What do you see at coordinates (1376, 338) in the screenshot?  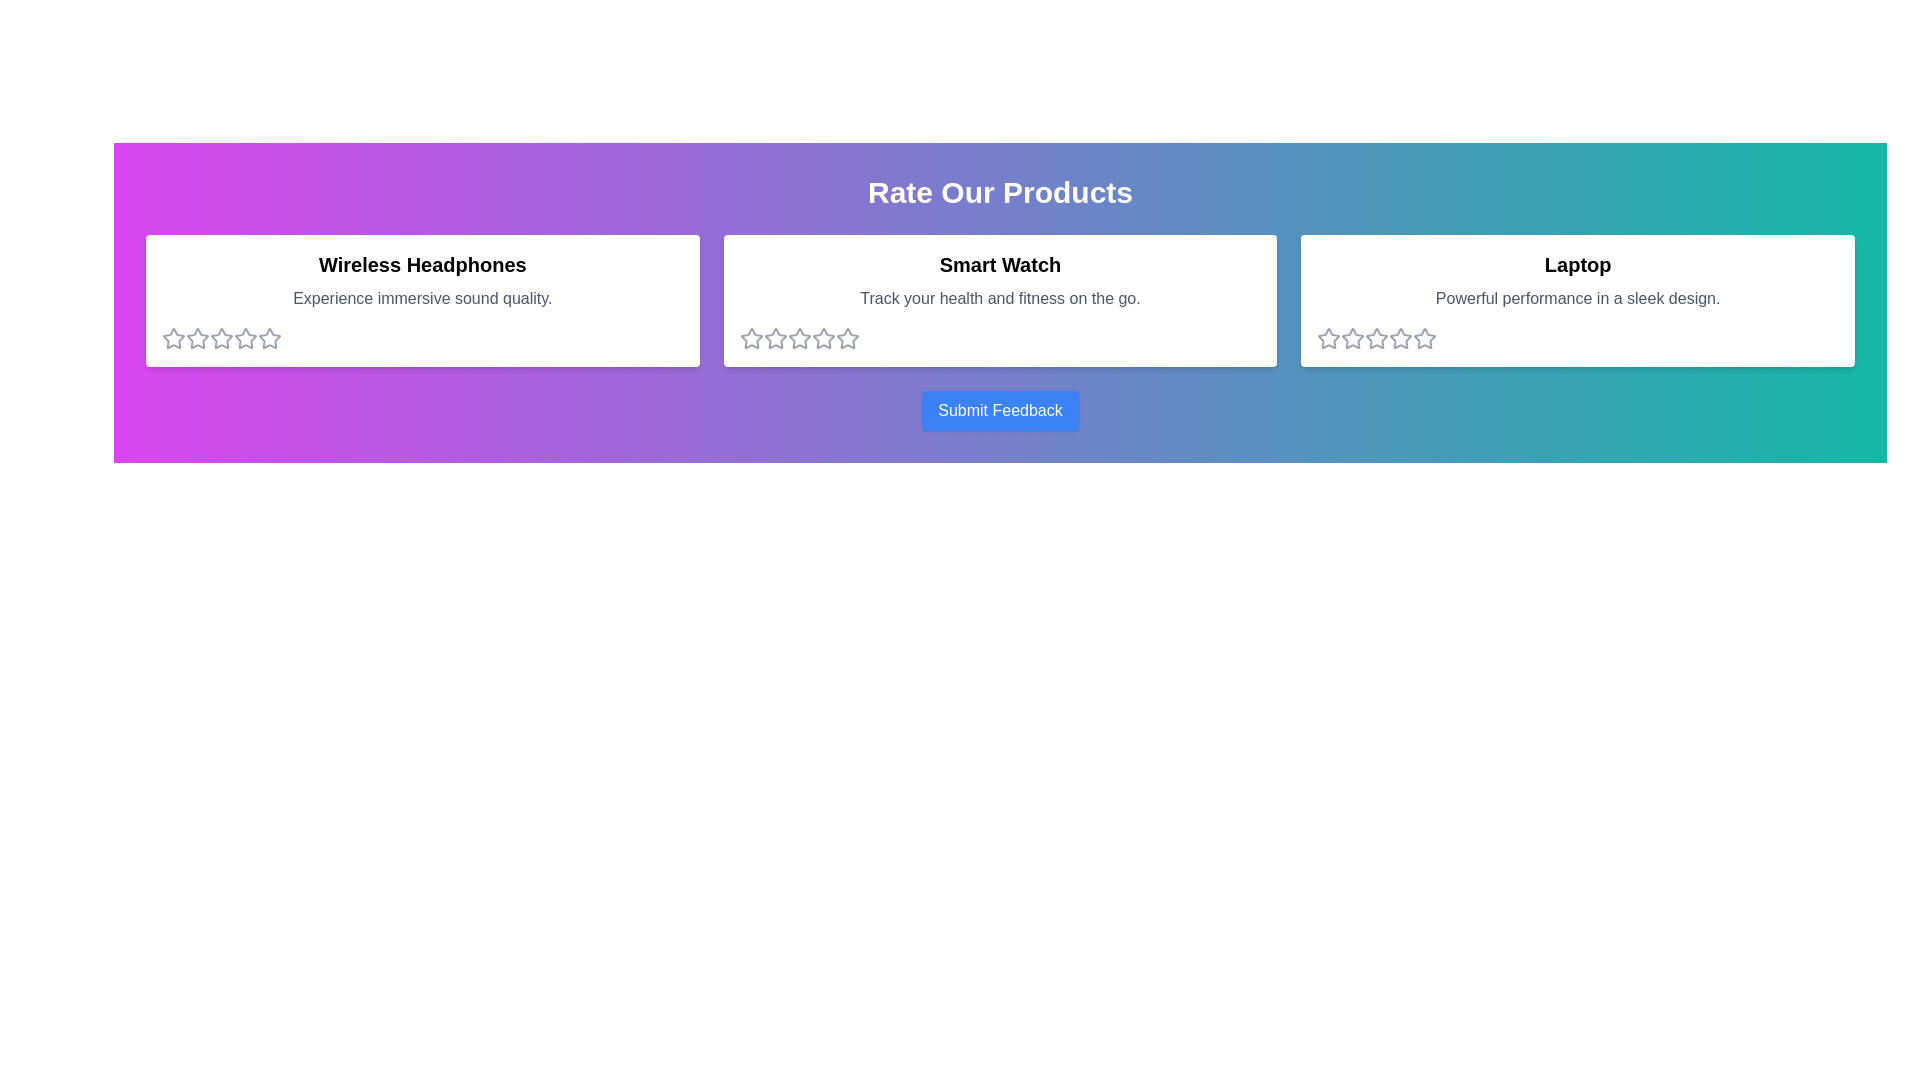 I see `the 3 star for the product Laptop to set its rating` at bounding box center [1376, 338].